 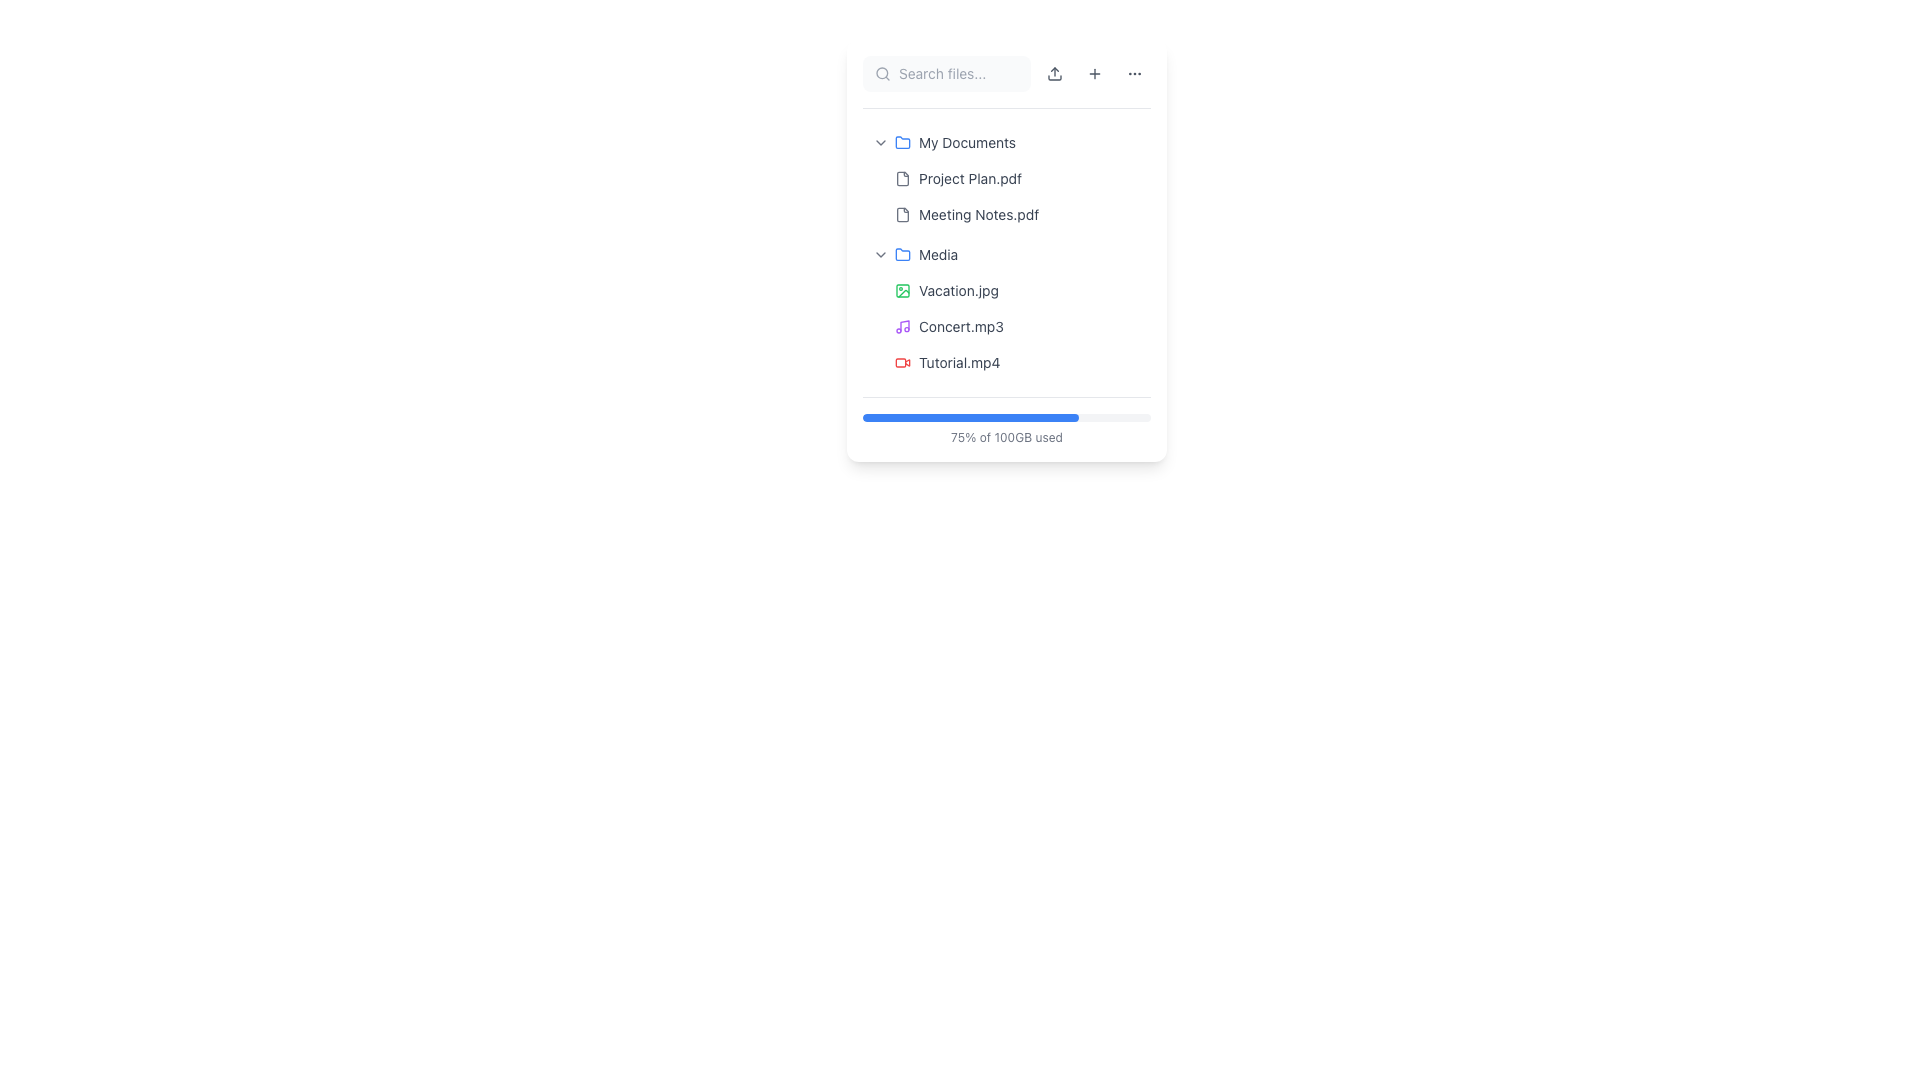 What do you see at coordinates (901, 253) in the screenshot?
I see `the small blue folder icon located to the left of the text 'Media' in the file manager interface` at bounding box center [901, 253].